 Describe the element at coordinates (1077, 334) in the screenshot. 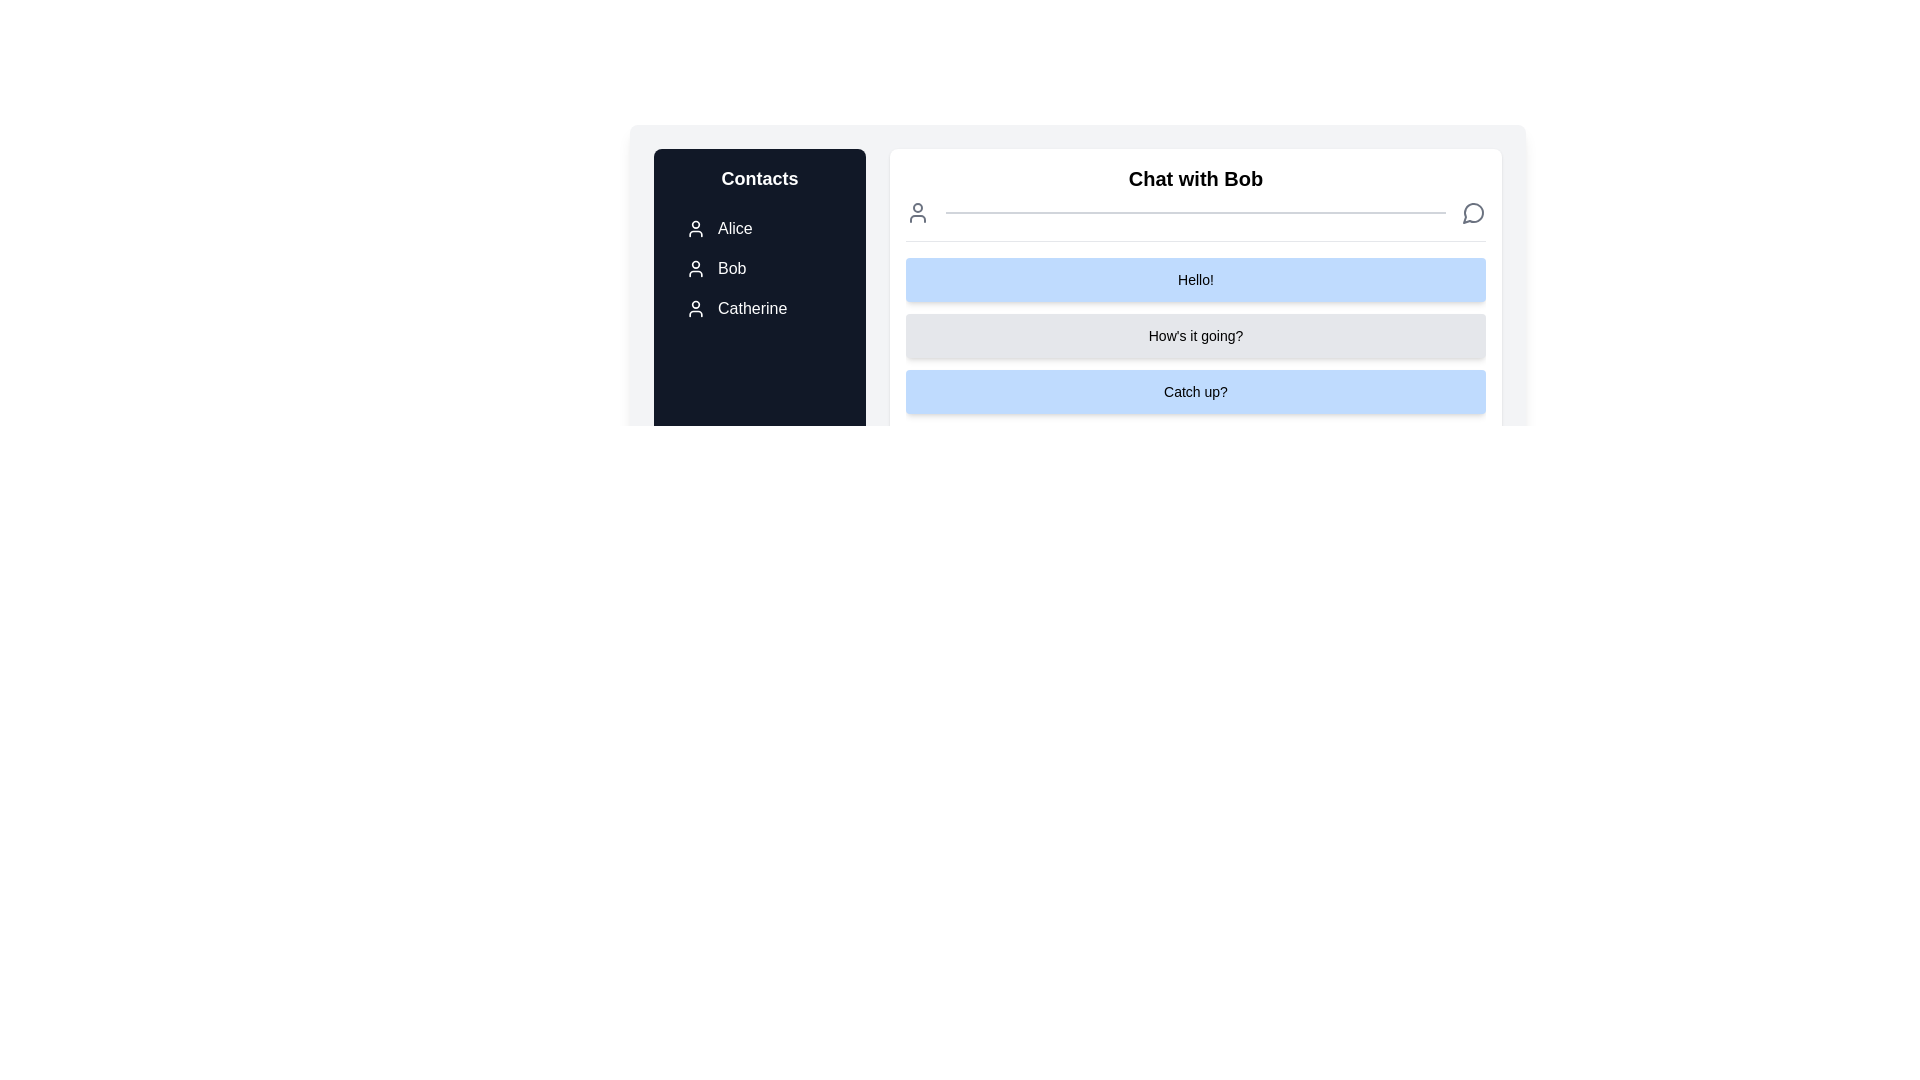

I see `the chat interface displaying a list of messages exchanged with a contact, located to the right of a contact list` at that location.